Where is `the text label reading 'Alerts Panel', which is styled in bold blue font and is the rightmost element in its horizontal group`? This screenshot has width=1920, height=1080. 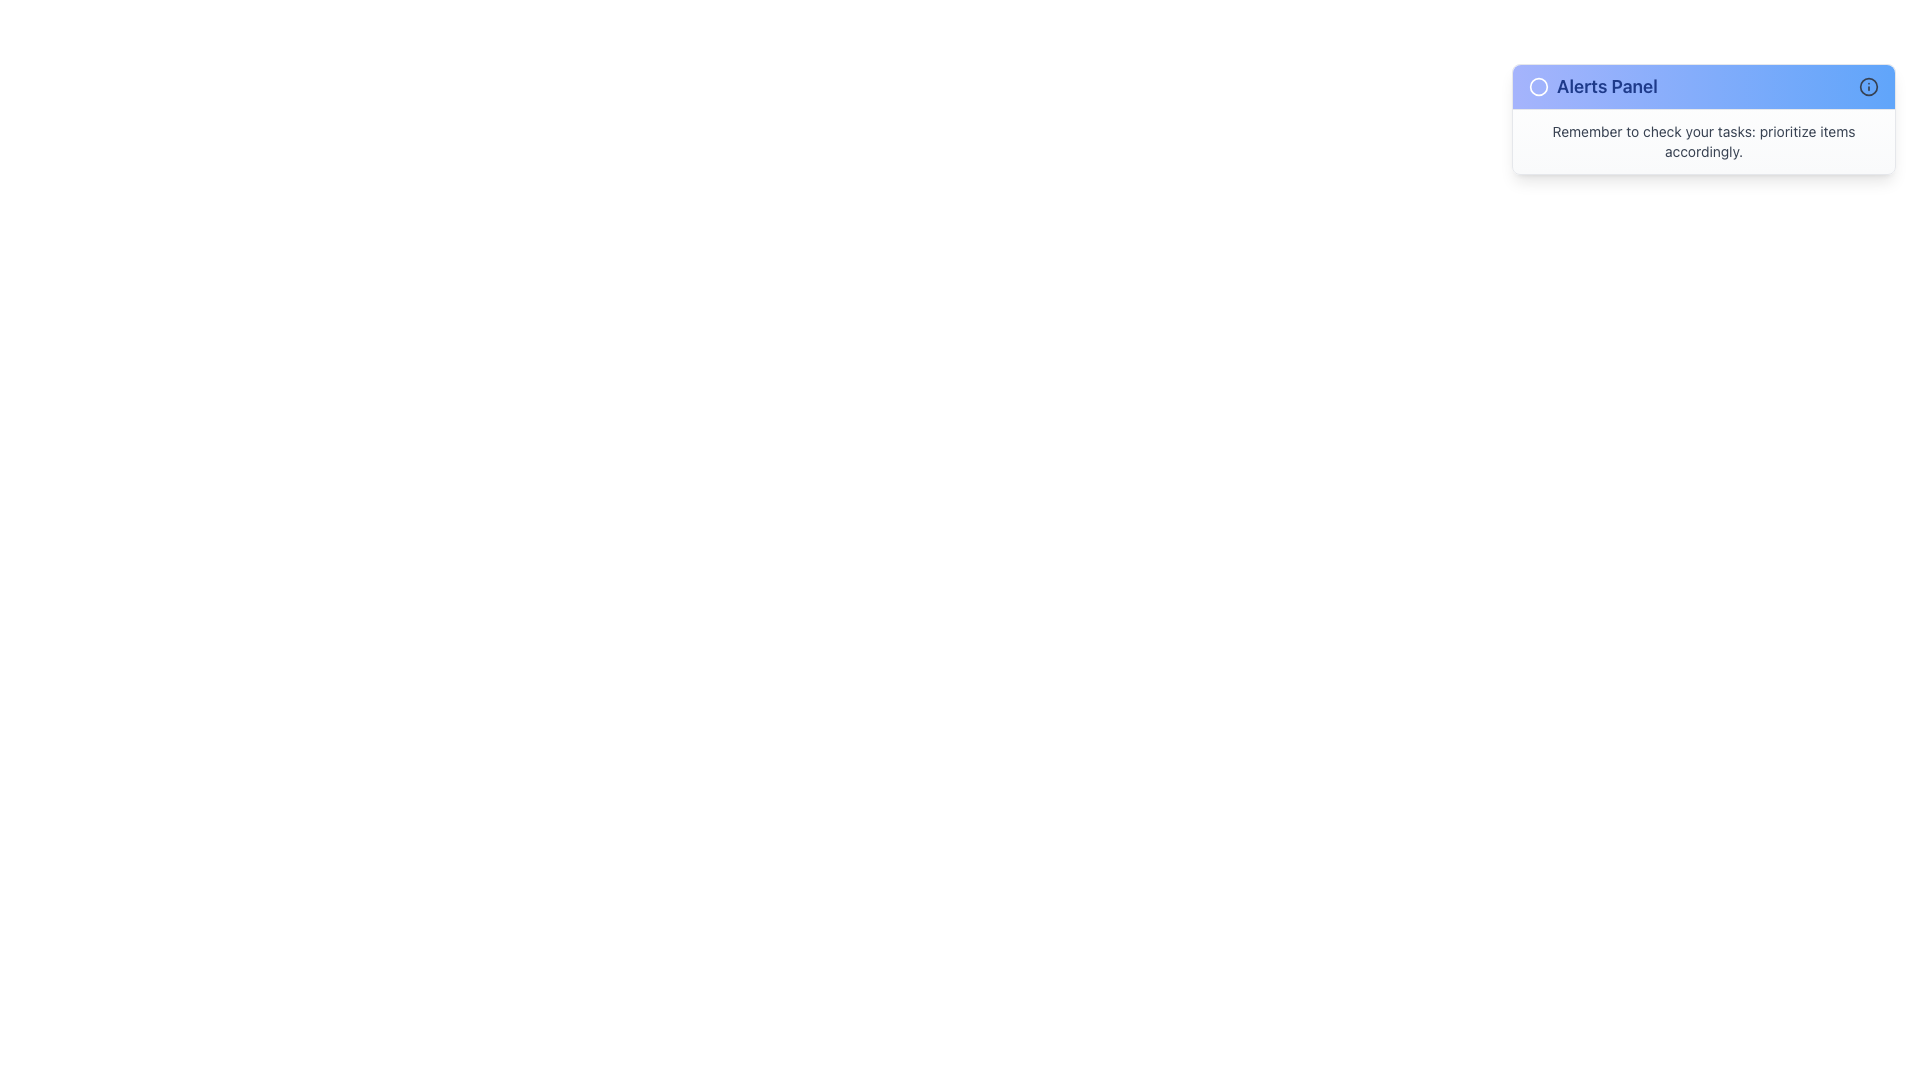 the text label reading 'Alerts Panel', which is styled in bold blue font and is the rightmost element in its horizontal group is located at coordinates (1607, 86).